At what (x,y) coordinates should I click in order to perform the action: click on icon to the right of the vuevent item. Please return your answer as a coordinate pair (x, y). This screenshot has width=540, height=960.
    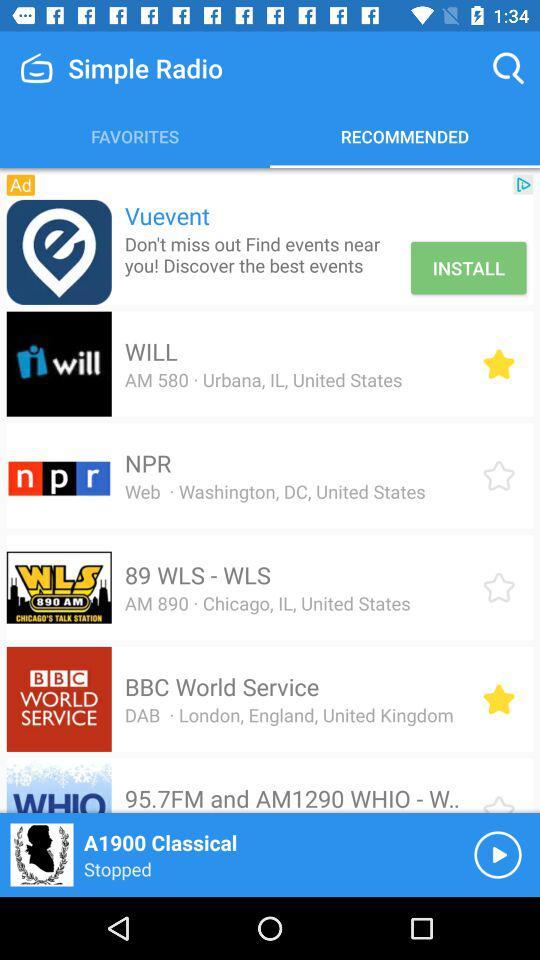
    Looking at the image, I should click on (523, 184).